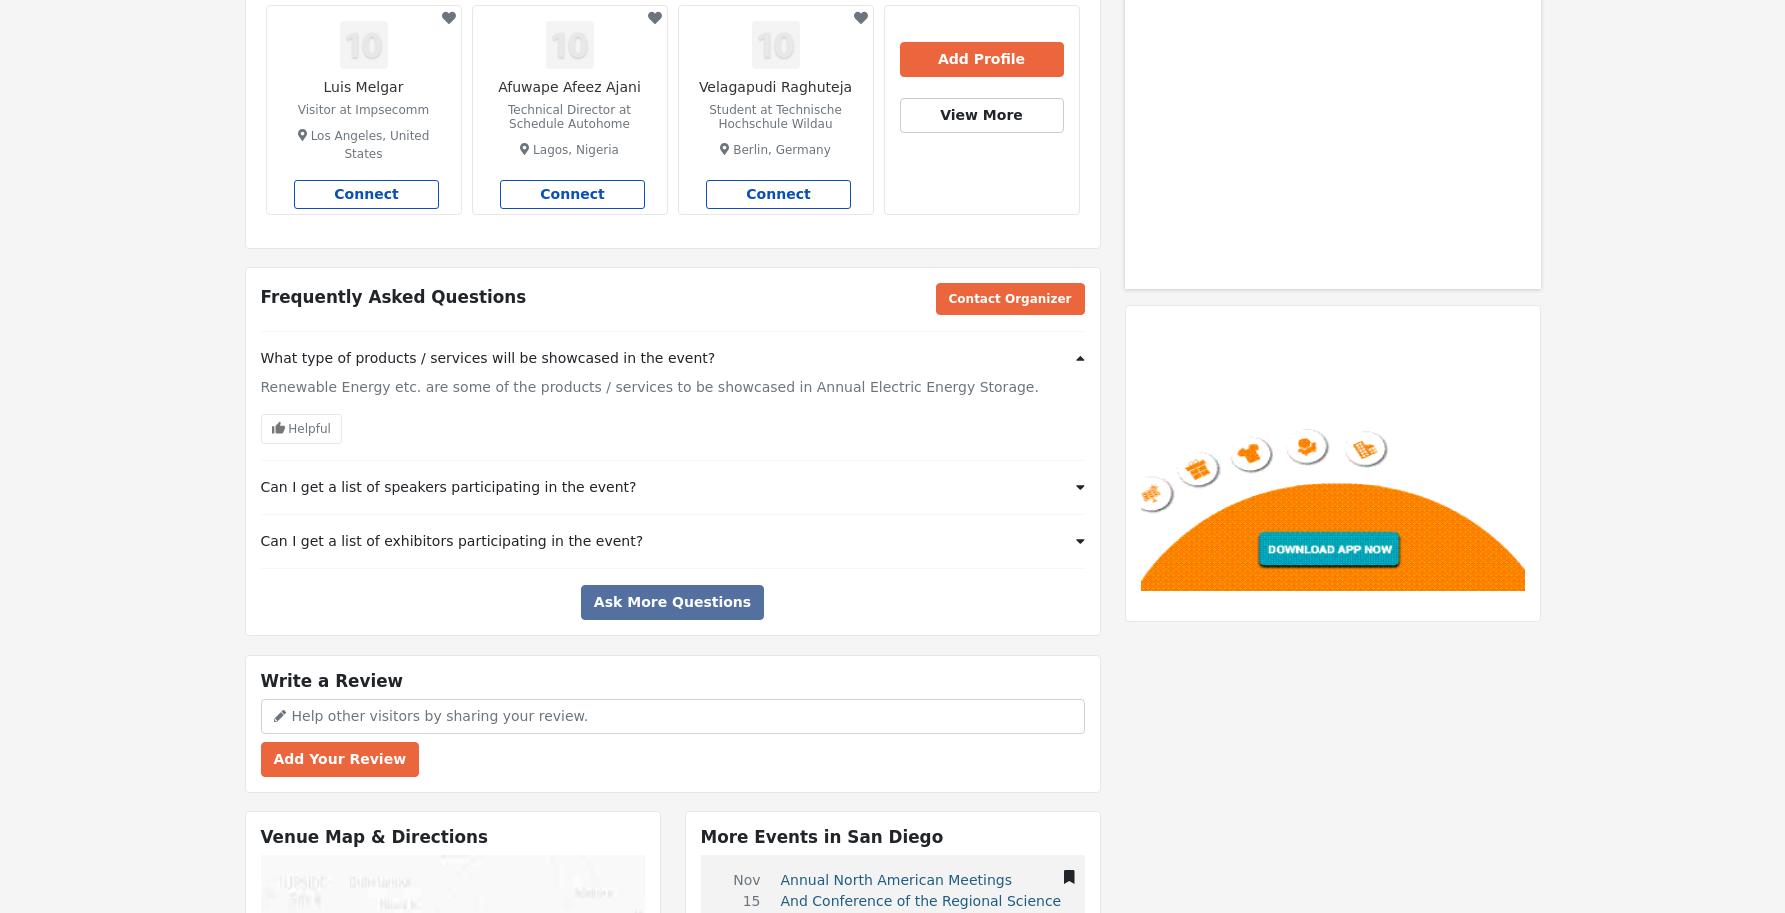 The height and width of the screenshot is (913, 1785). What do you see at coordinates (315, 18) in the screenshot?
I see `'Help Center | FAQ'` at bounding box center [315, 18].